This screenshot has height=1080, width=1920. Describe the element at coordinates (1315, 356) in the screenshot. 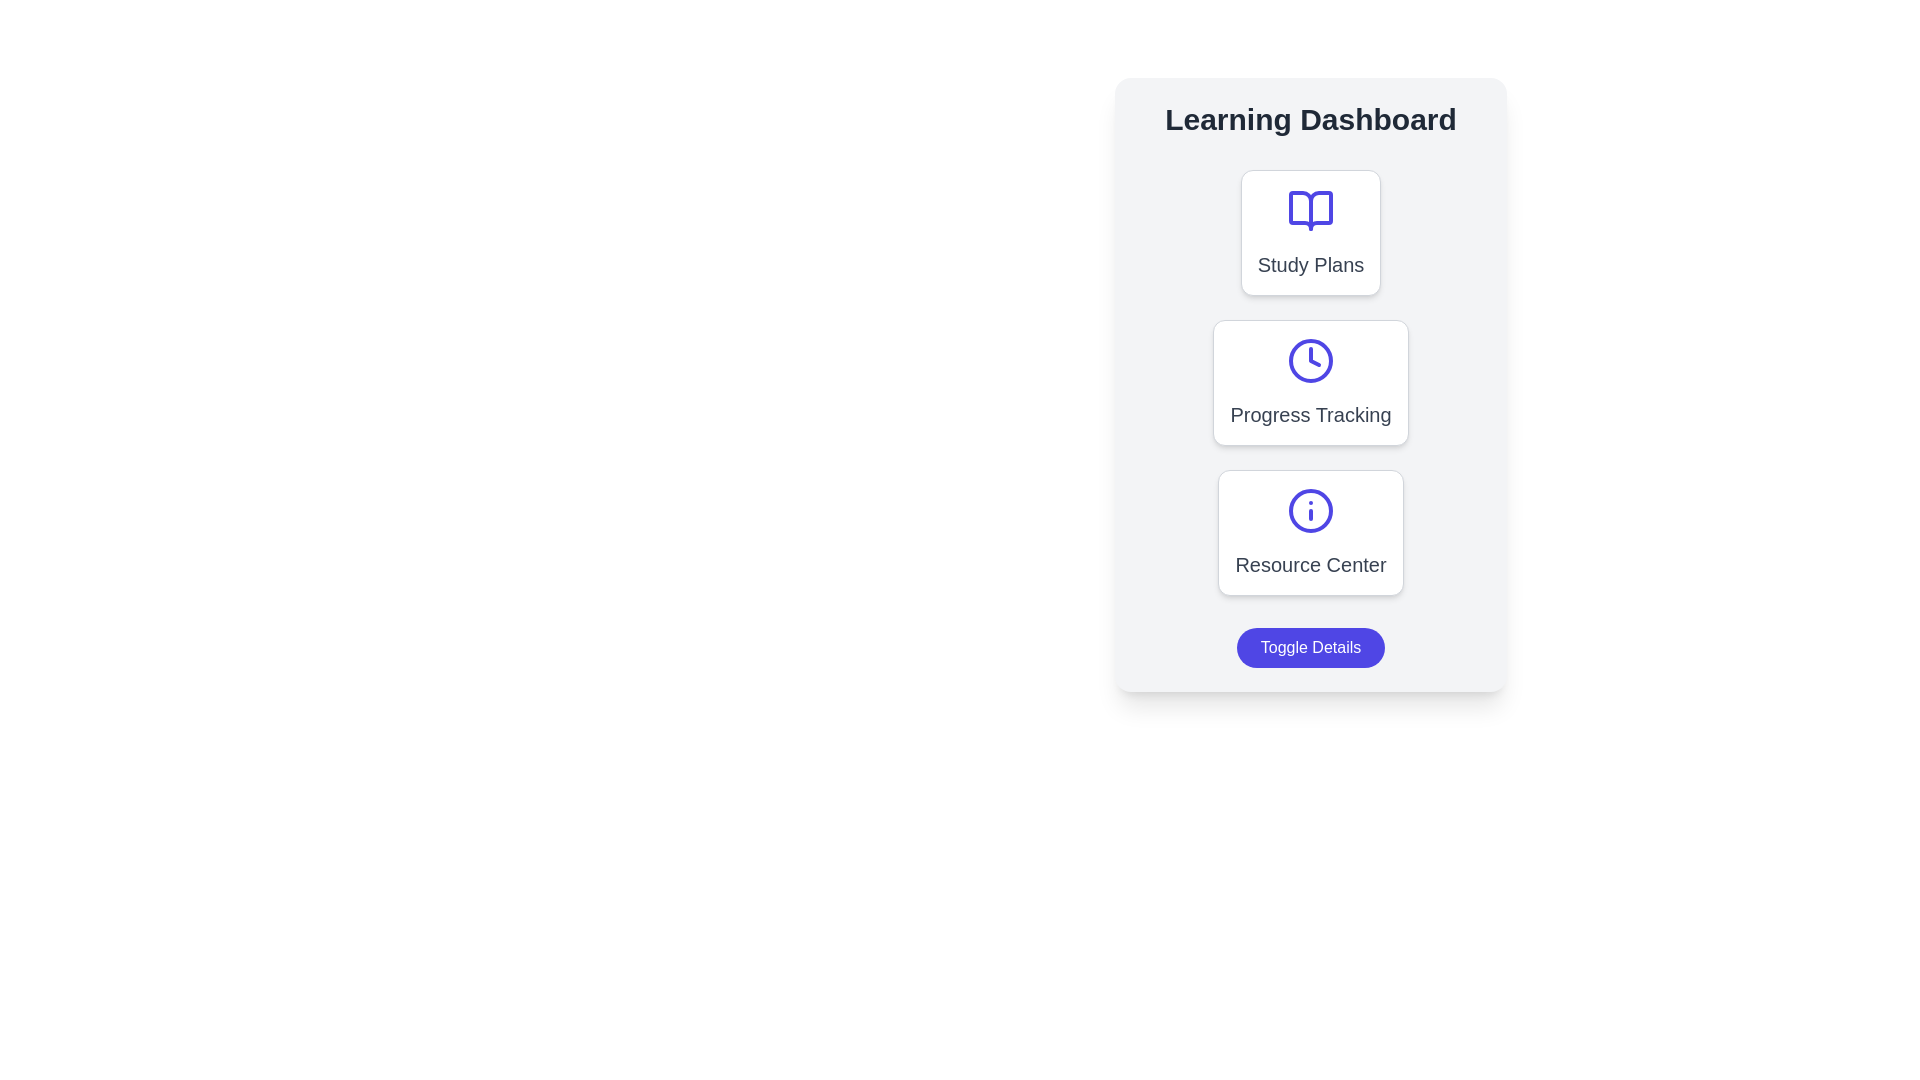

I see `the downward pointing triangular arrow in the SVG illustration located within the 'Progress Tracking' card` at that location.